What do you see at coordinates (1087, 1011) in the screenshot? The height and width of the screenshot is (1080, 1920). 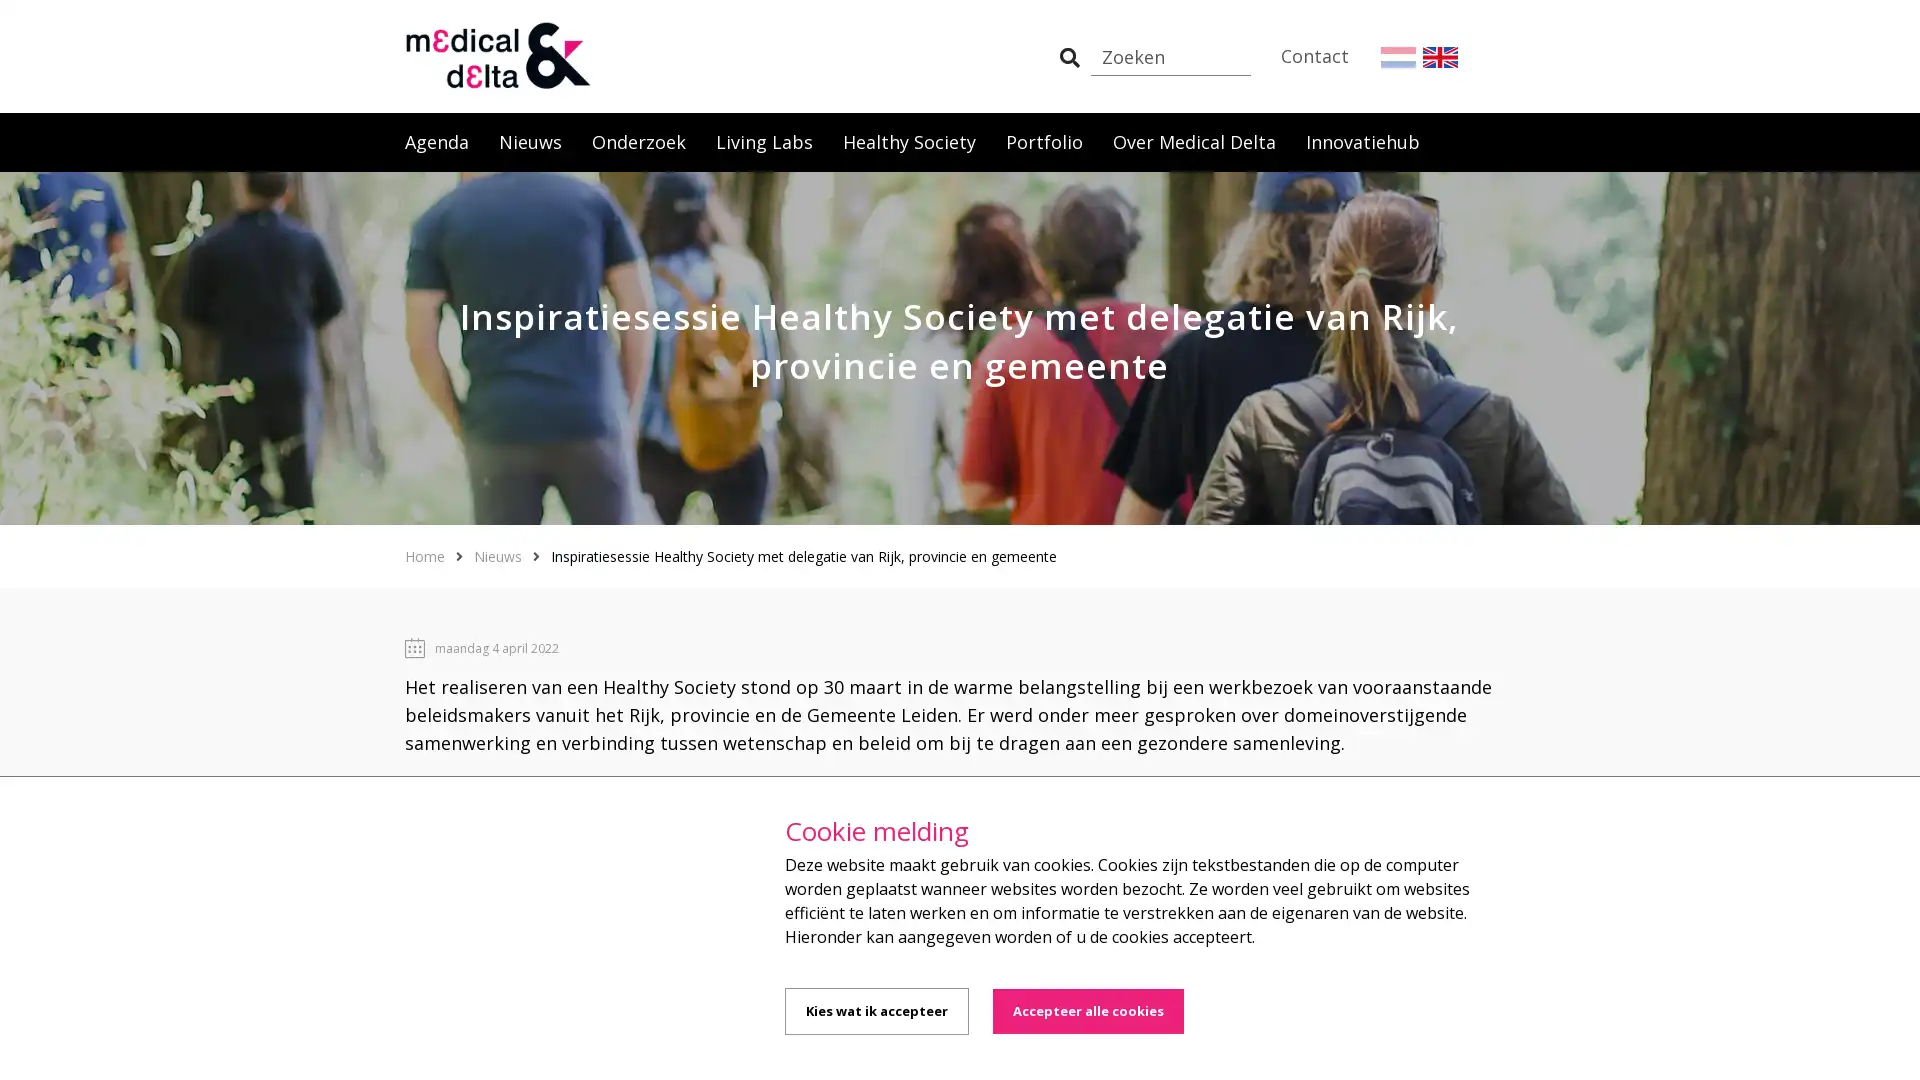 I see `Accepteer alle cookies` at bounding box center [1087, 1011].